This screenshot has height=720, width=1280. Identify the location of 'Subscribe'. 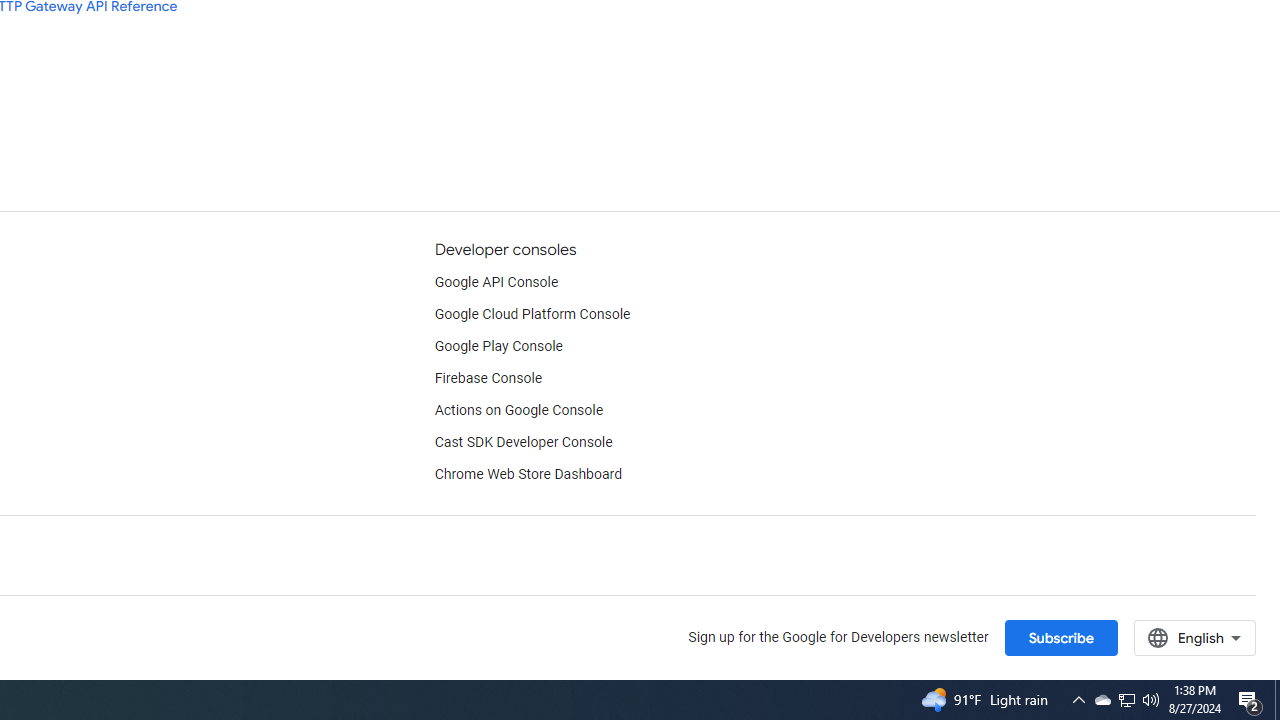
(1059, 637).